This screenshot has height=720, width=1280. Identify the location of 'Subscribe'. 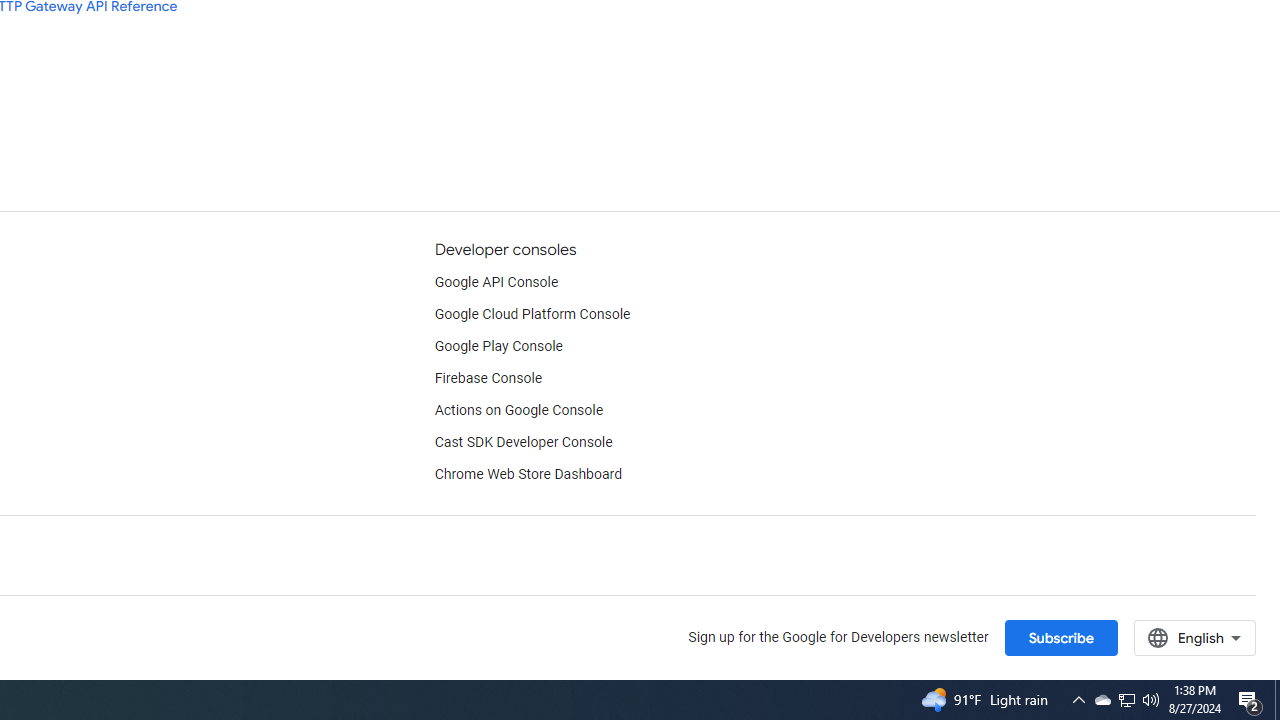
(1059, 637).